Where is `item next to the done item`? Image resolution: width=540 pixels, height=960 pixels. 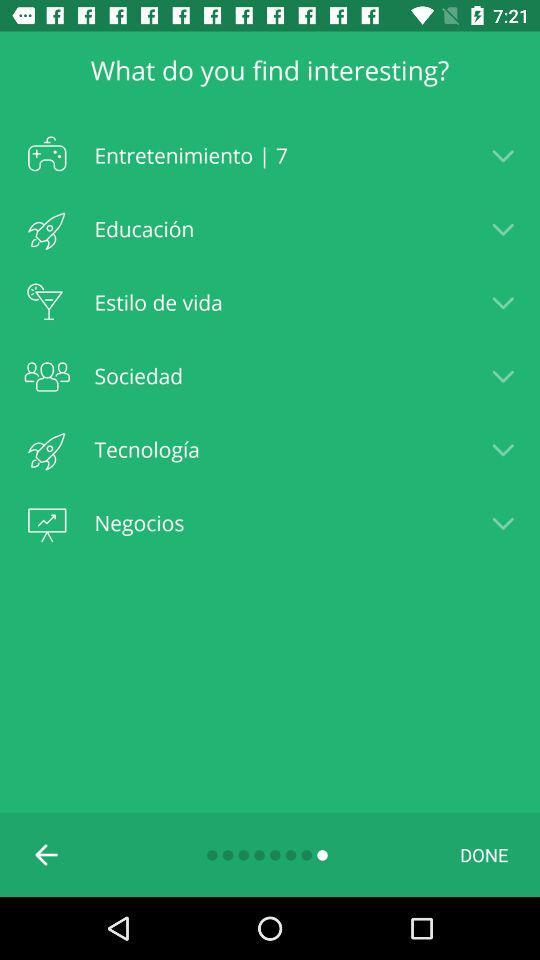 item next to the done item is located at coordinates (47, 853).